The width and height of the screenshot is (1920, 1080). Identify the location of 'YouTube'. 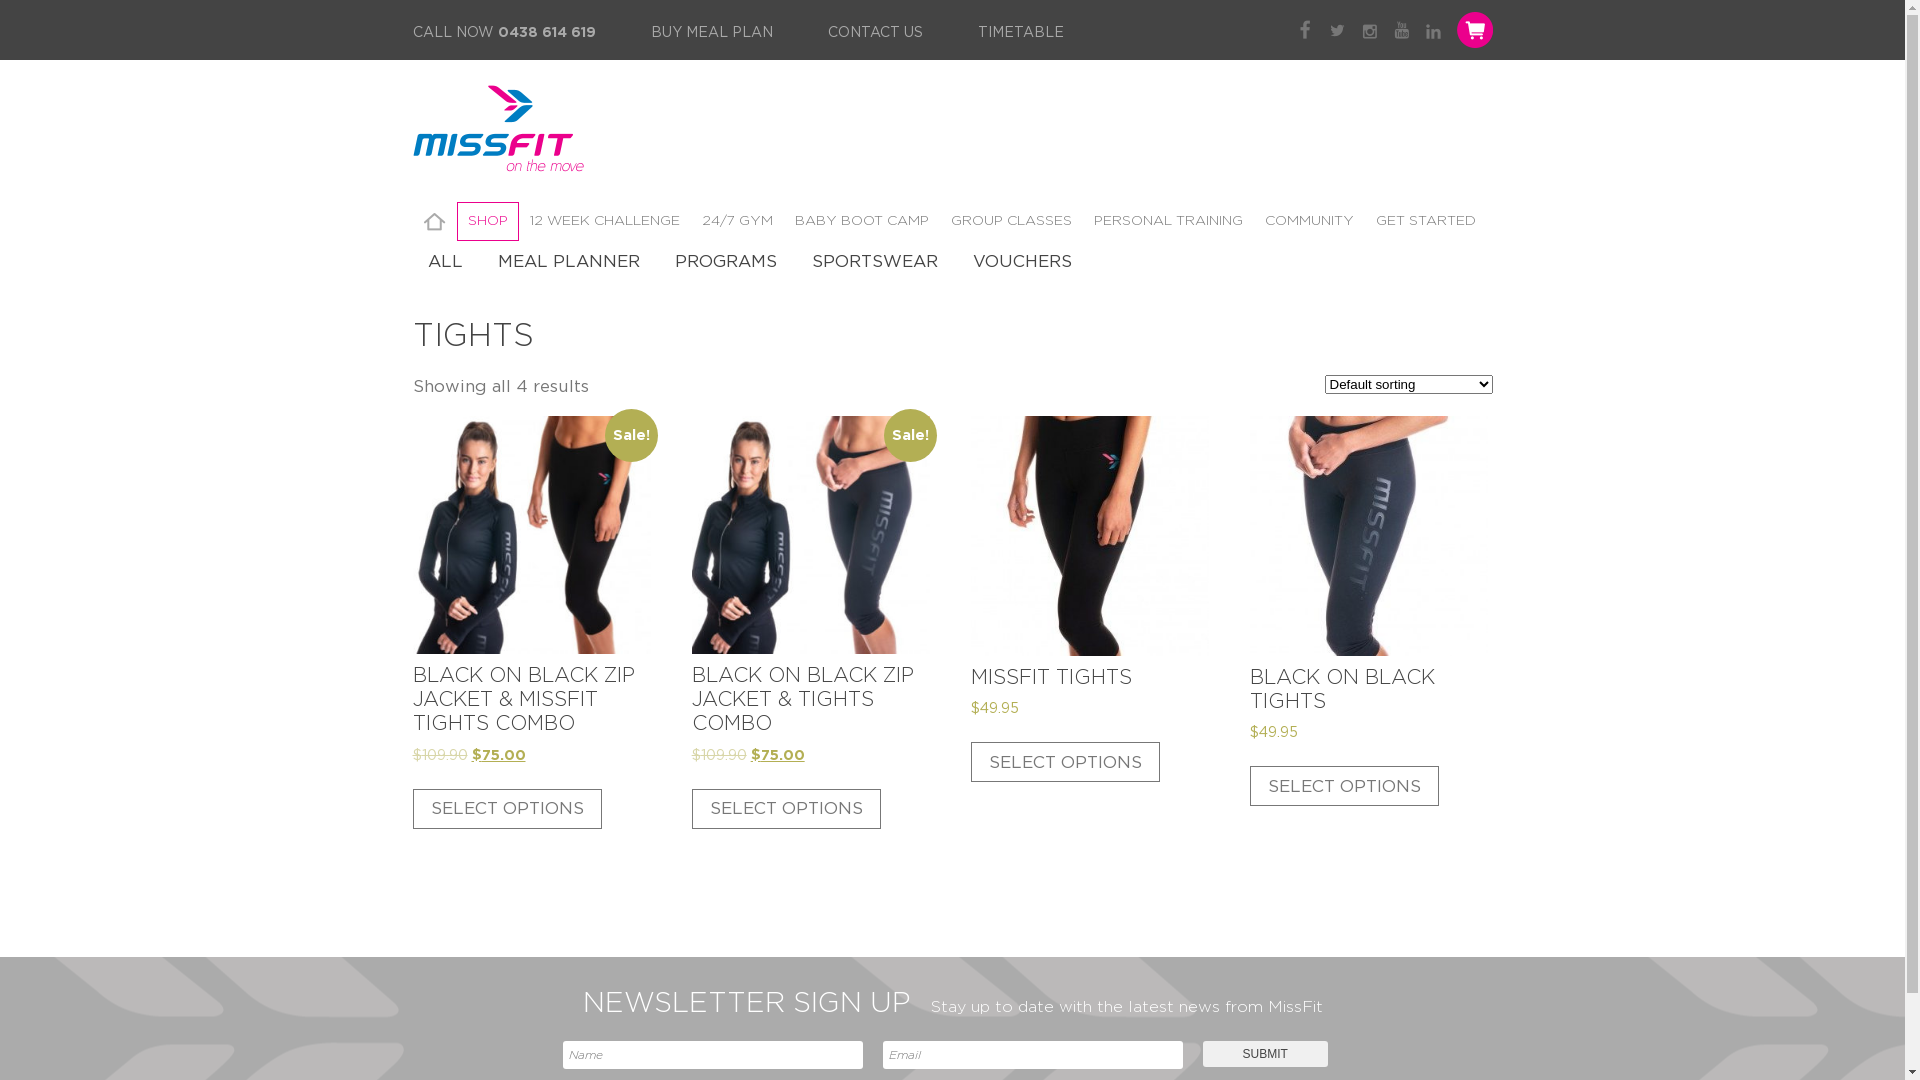
(1400, 30).